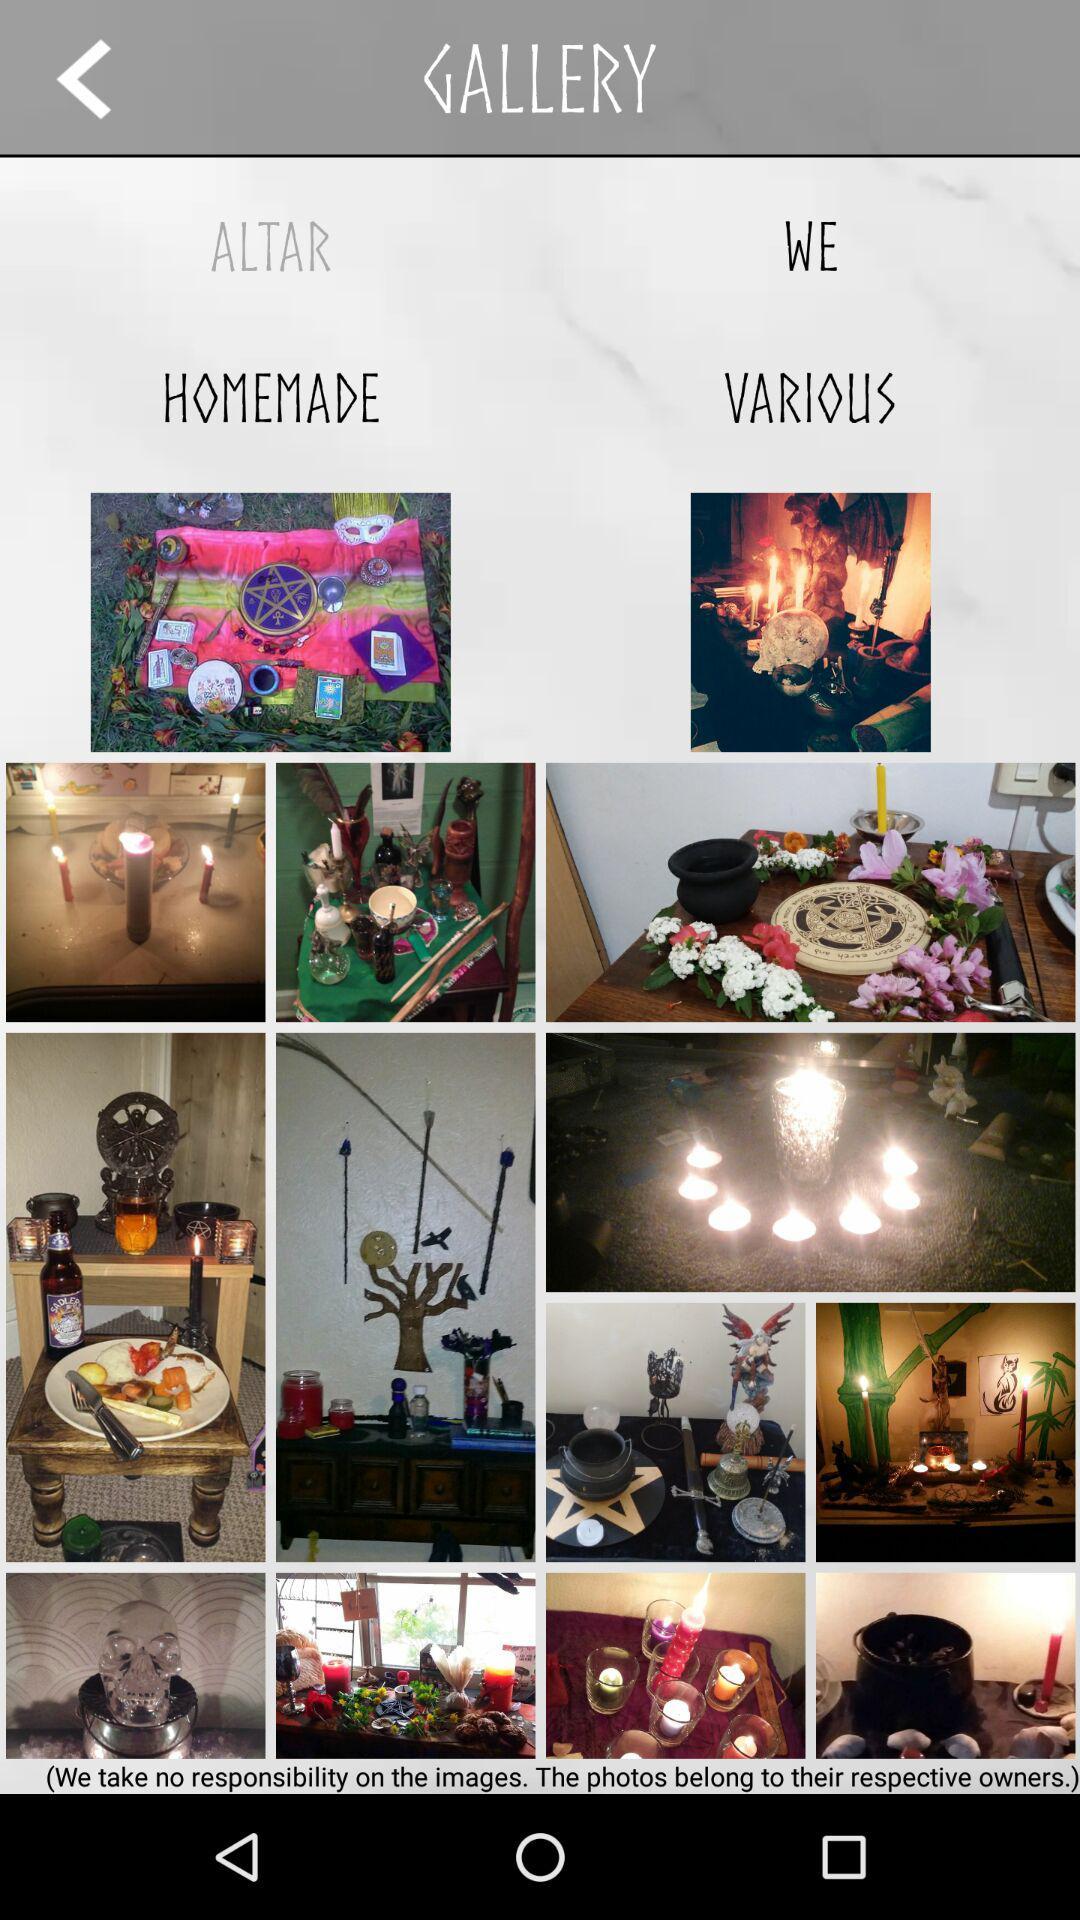 The height and width of the screenshot is (1920, 1080). Describe the element at coordinates (270, 397) in the screenshot. I see `item next to the various item` at that location.